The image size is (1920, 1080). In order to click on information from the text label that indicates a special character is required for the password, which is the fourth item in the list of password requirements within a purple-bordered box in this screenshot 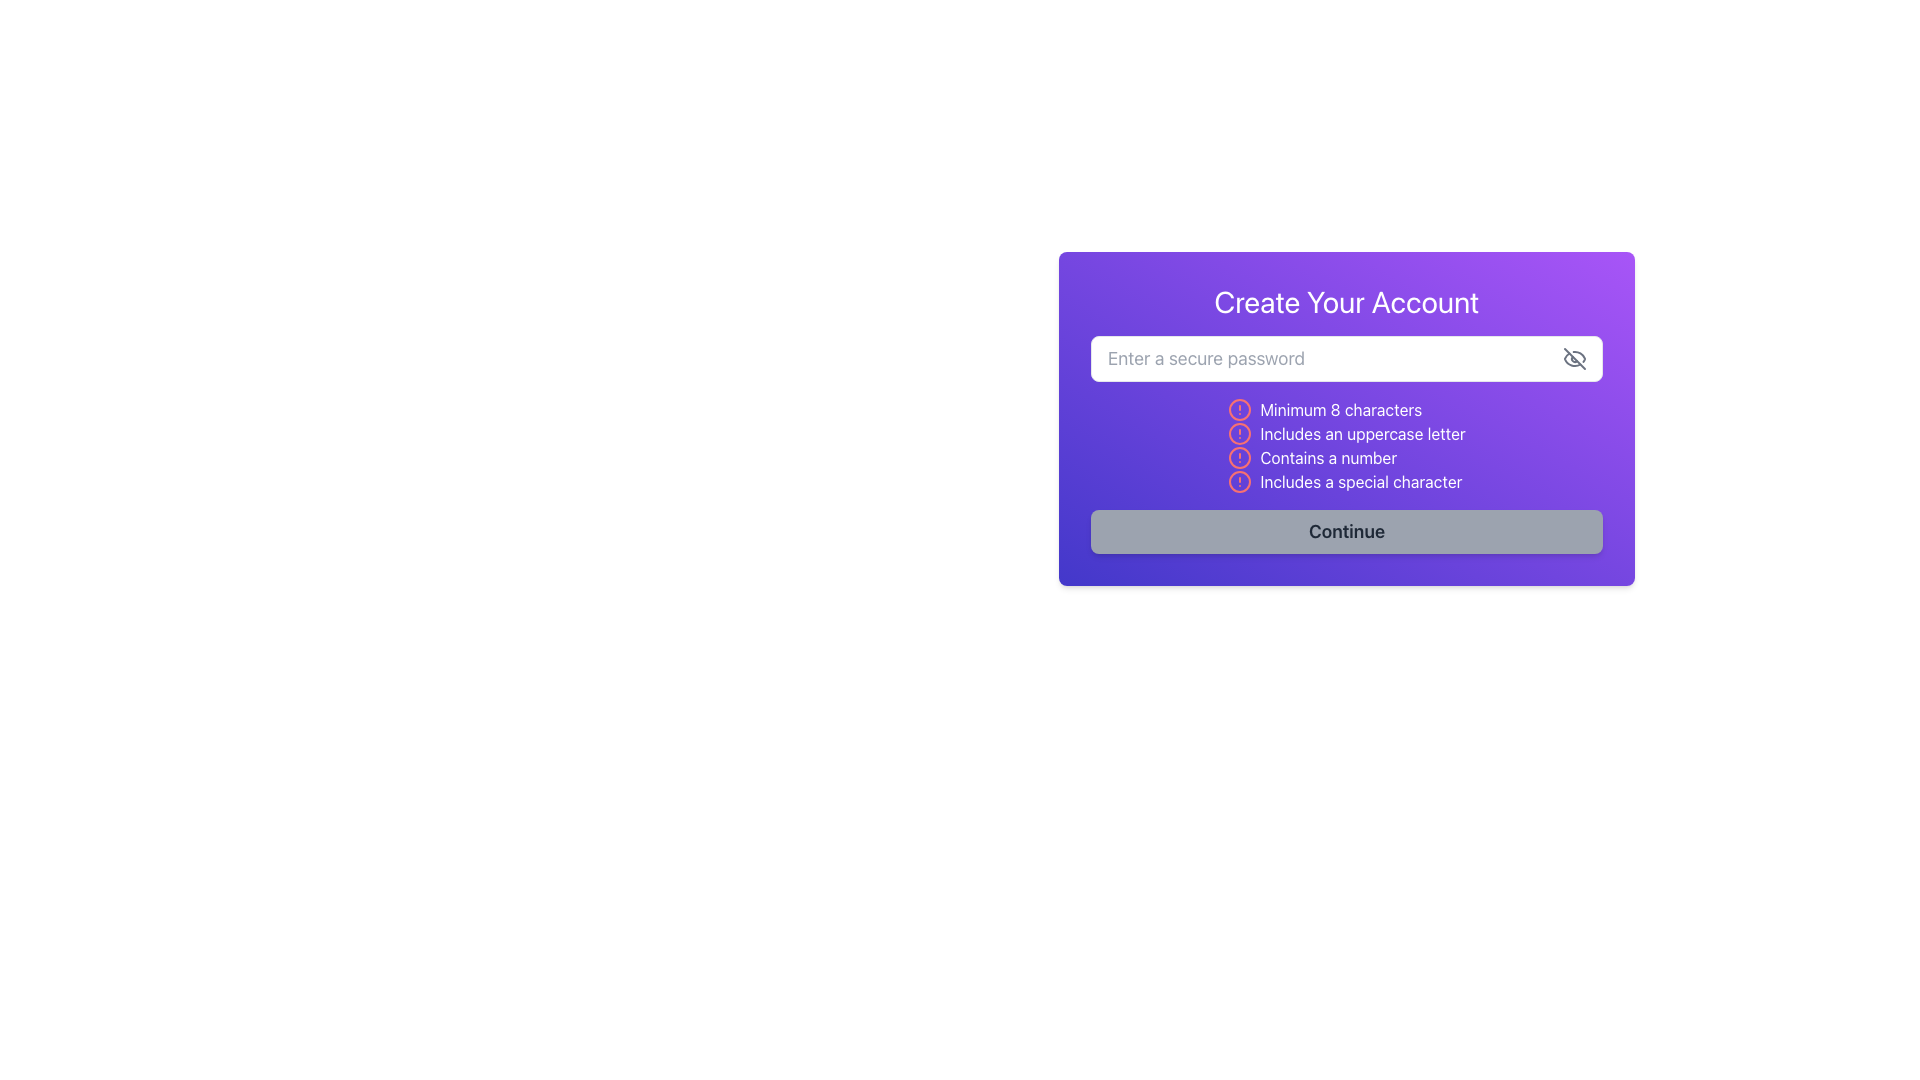, I will do `click(1360, 482)`.